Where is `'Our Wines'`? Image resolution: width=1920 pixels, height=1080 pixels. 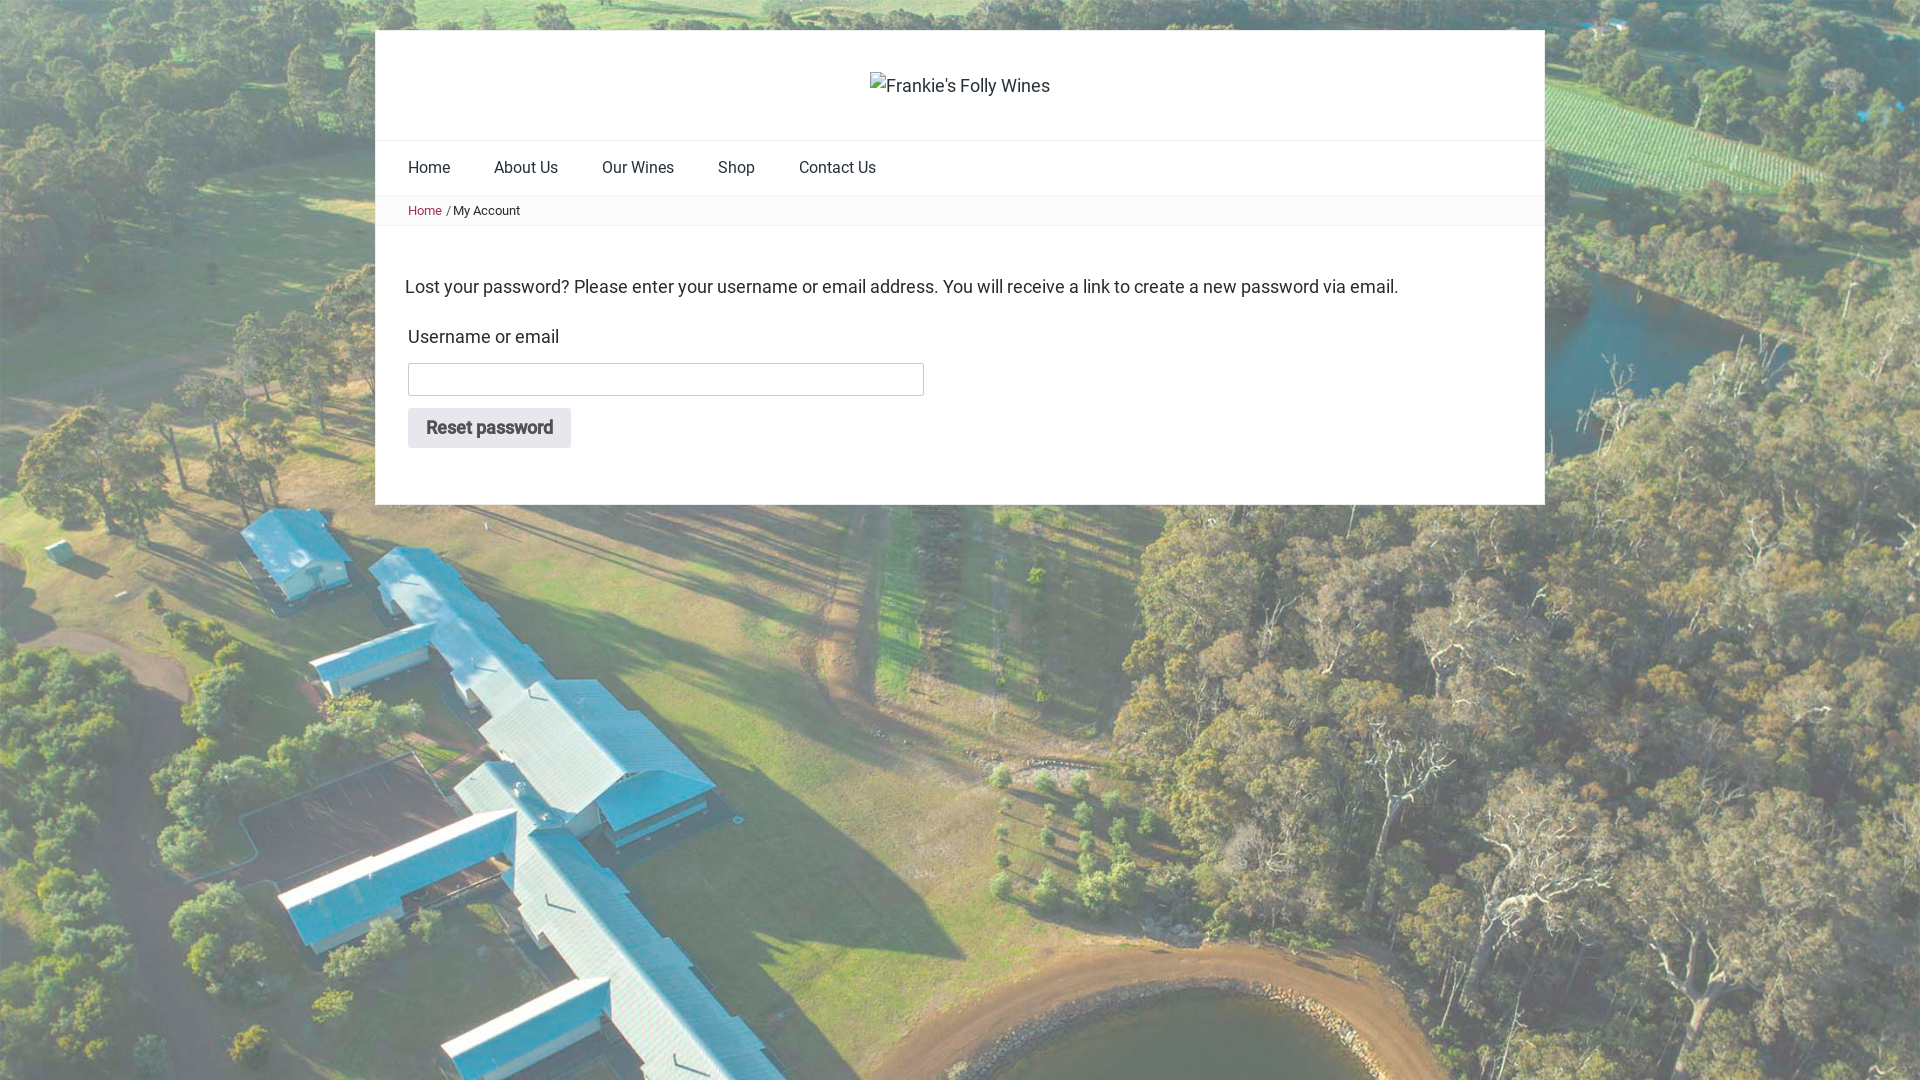 'Our Wines' is located at coordinates (637, 167).